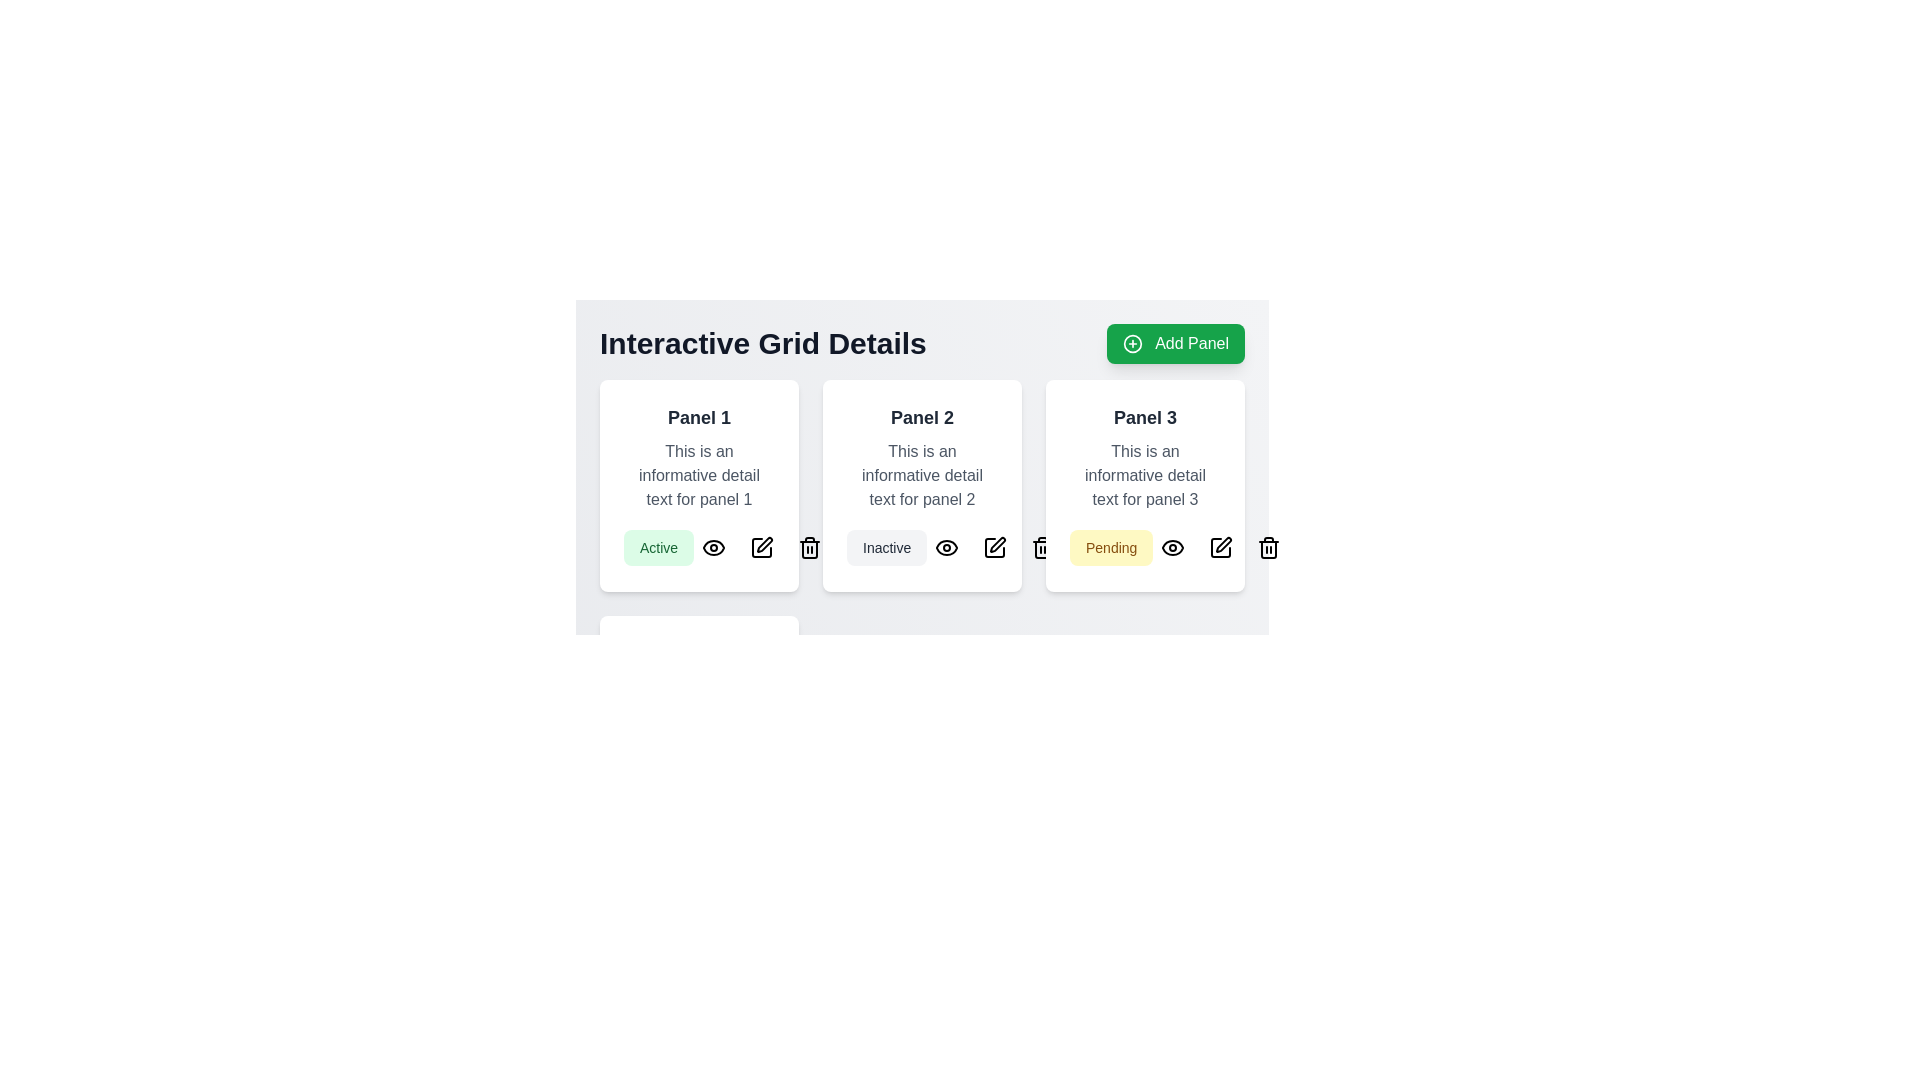  Describe the element at coordinates (1268, 547) in the screenshot. I see `the delete button icon located in the bottom-right corner of 'Panel 3'` at that location.